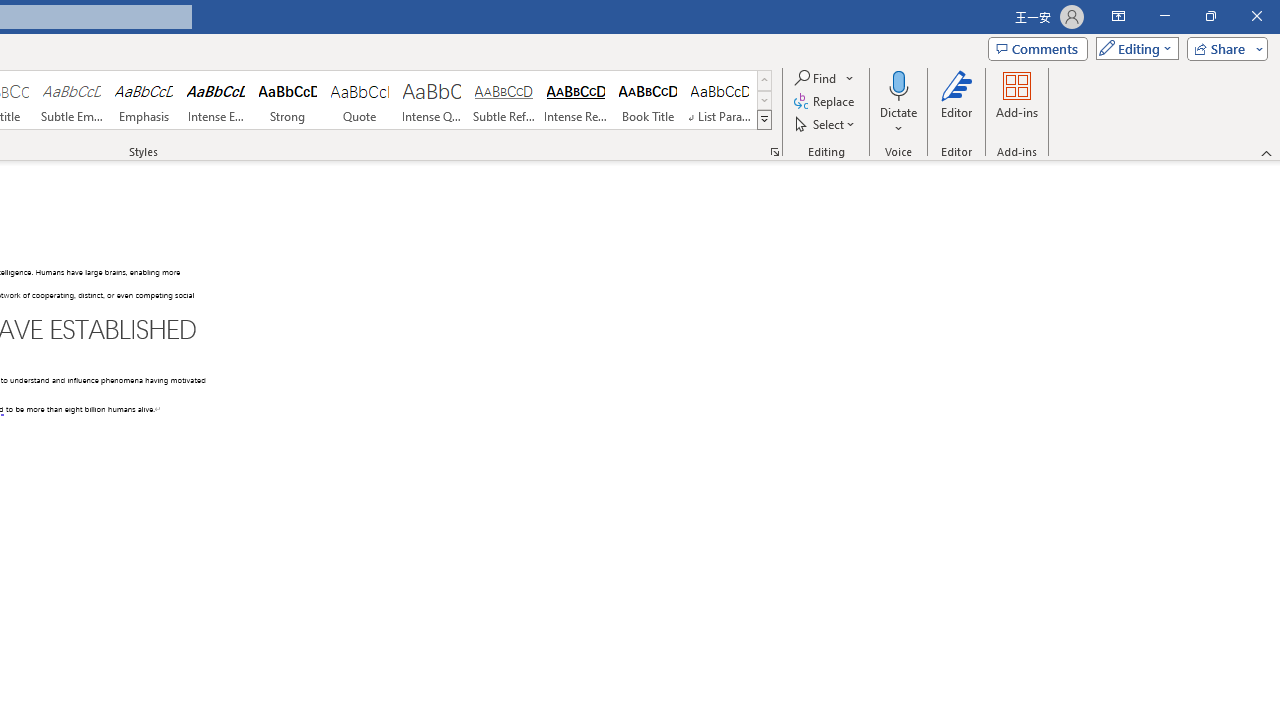 Image resolution: width=1280 pixels, height=720 pixels. I want to click on 'Book Title', so click(647, 100).